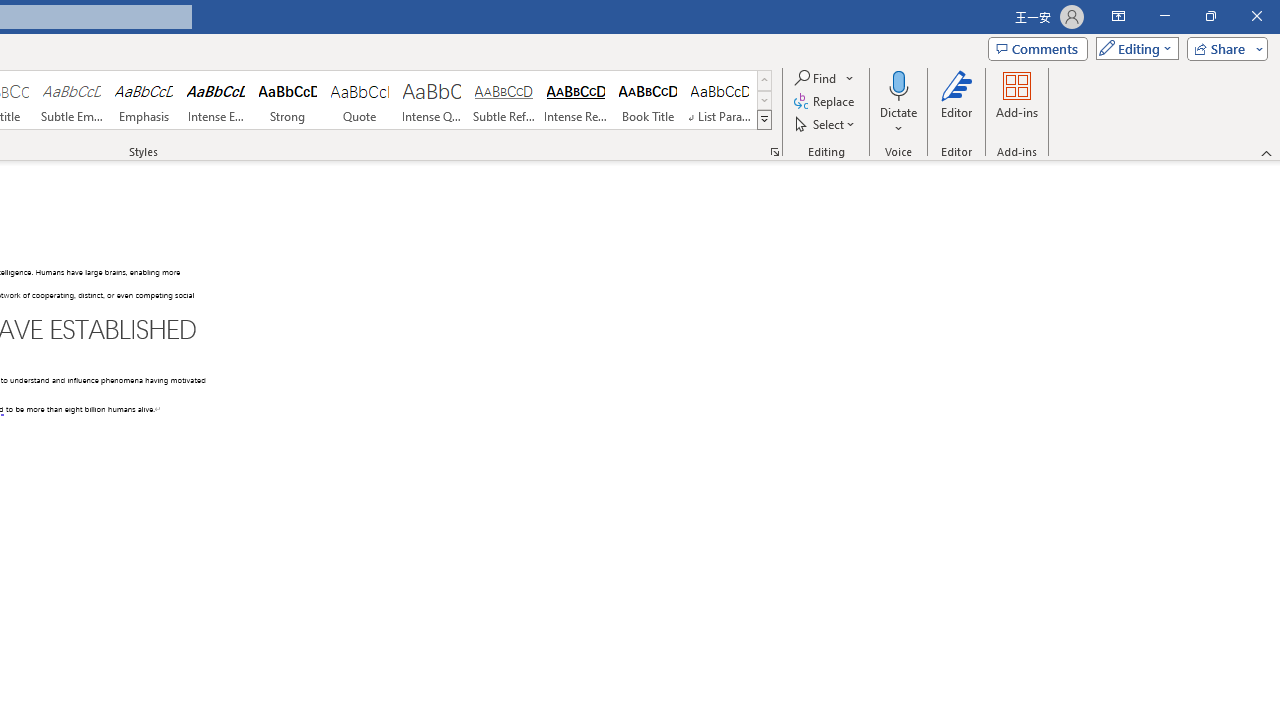 Image resolution: width=1280 pixels, height=720 pixels. I want to click on 'Book Title', so click(647, 100).